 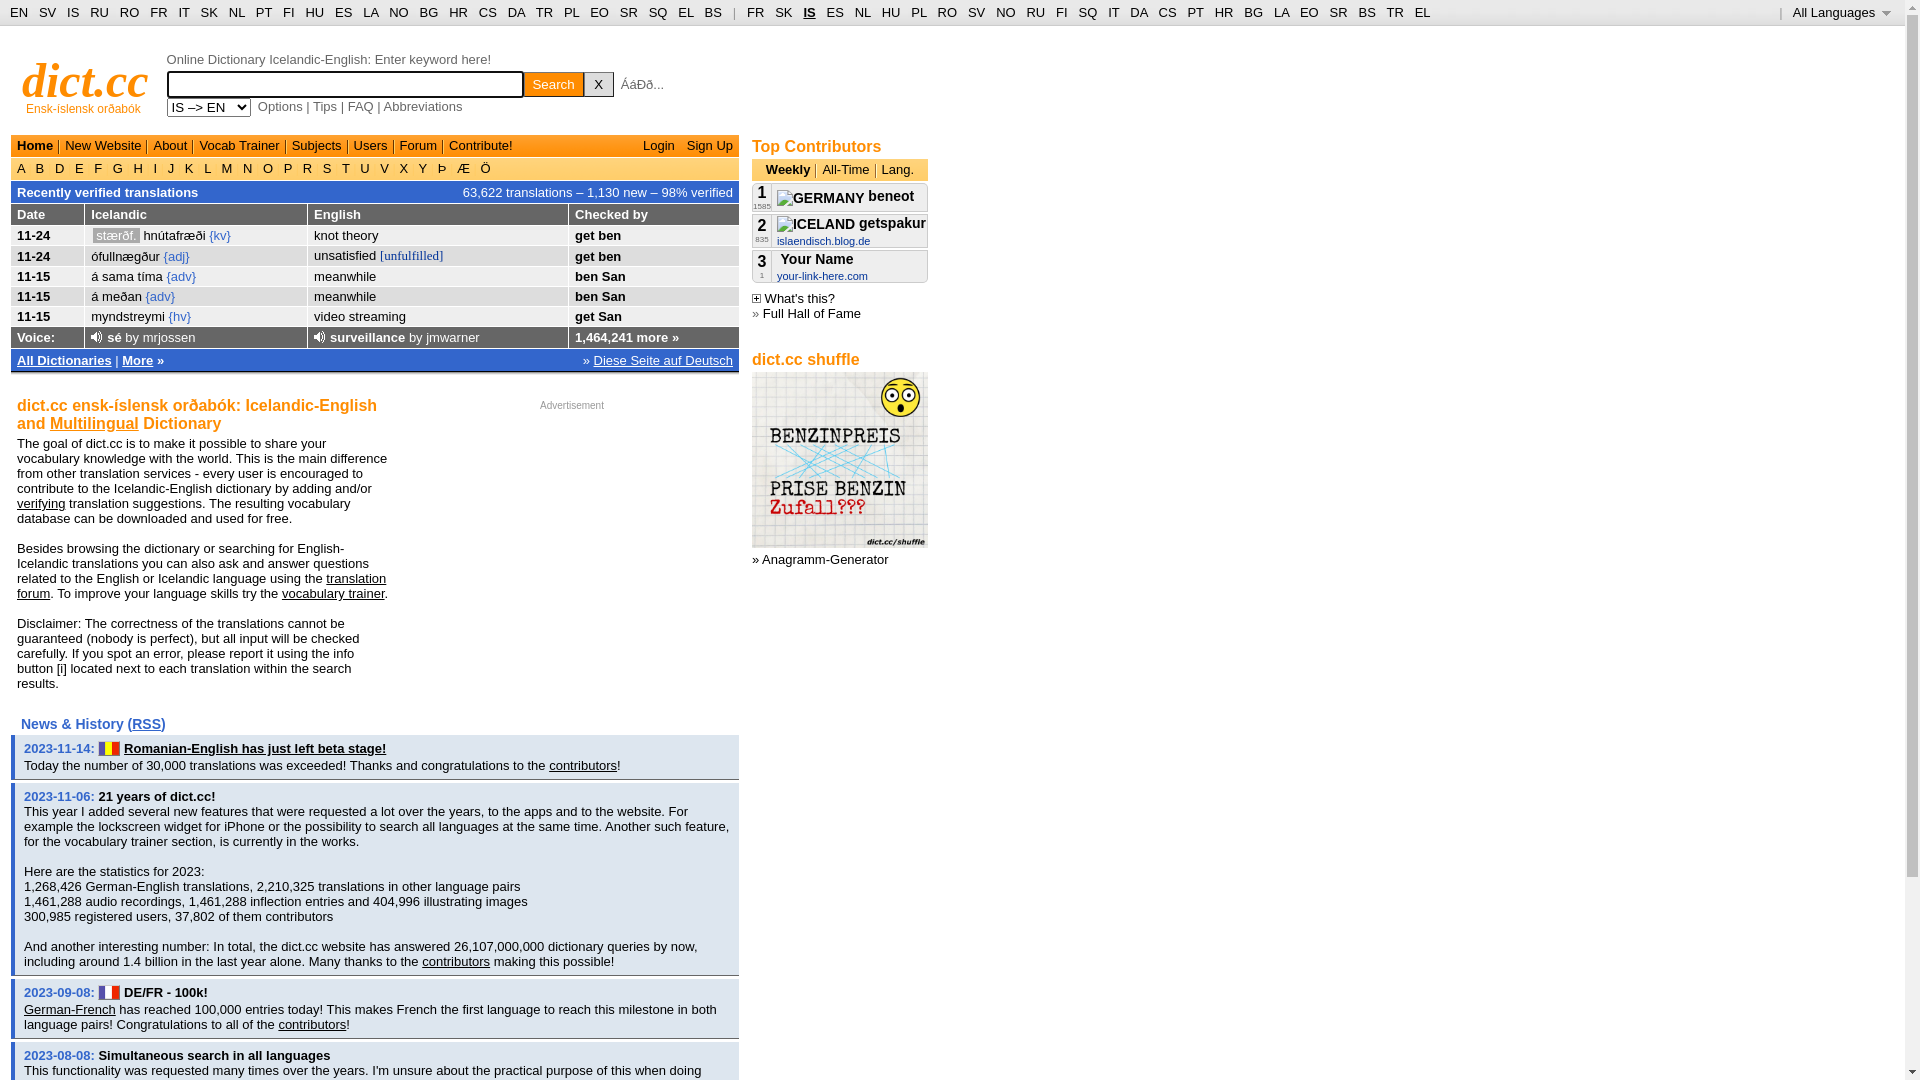 What do you see at coordinates (367, 336) in the screenshot?
I see `'surveillance'` at bounding box center [367, 336].